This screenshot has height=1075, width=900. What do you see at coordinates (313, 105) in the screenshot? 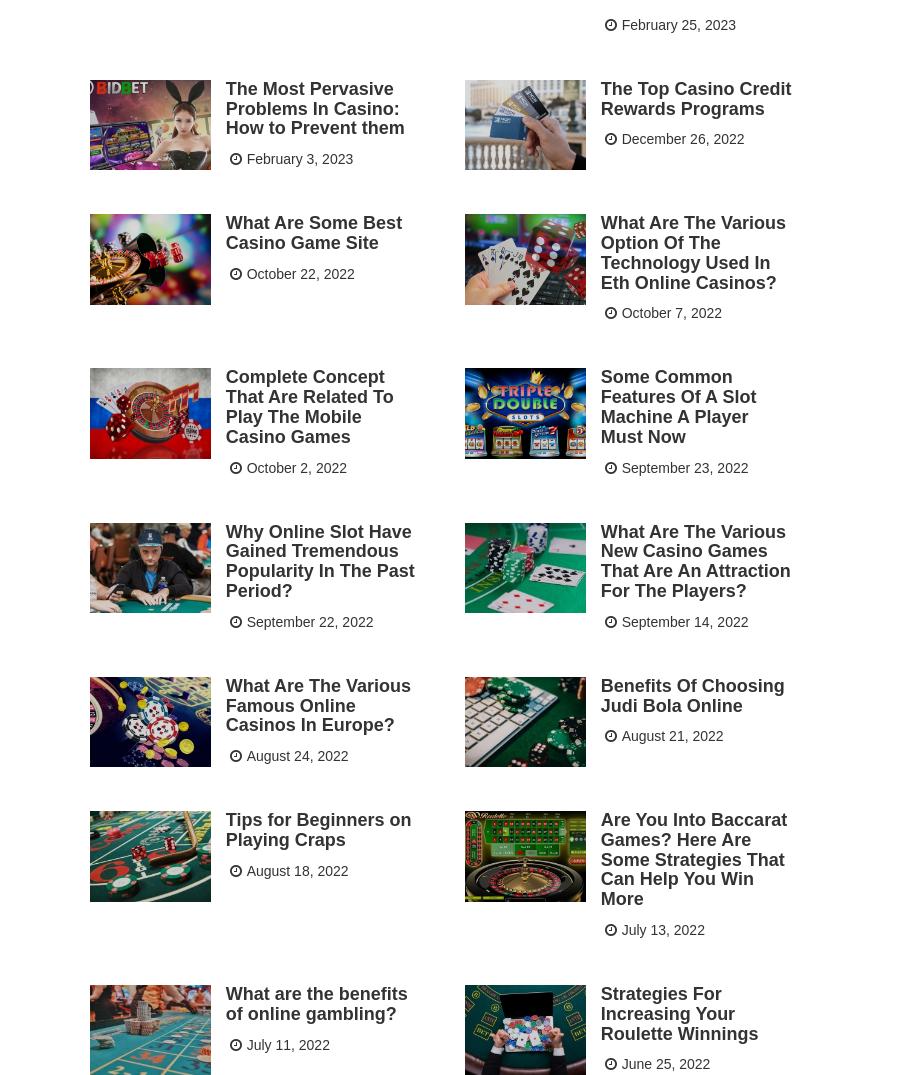
I see `'The Most Pervasive Problems In Casino: How to Prevent them'` at bounding box center [313, 105].